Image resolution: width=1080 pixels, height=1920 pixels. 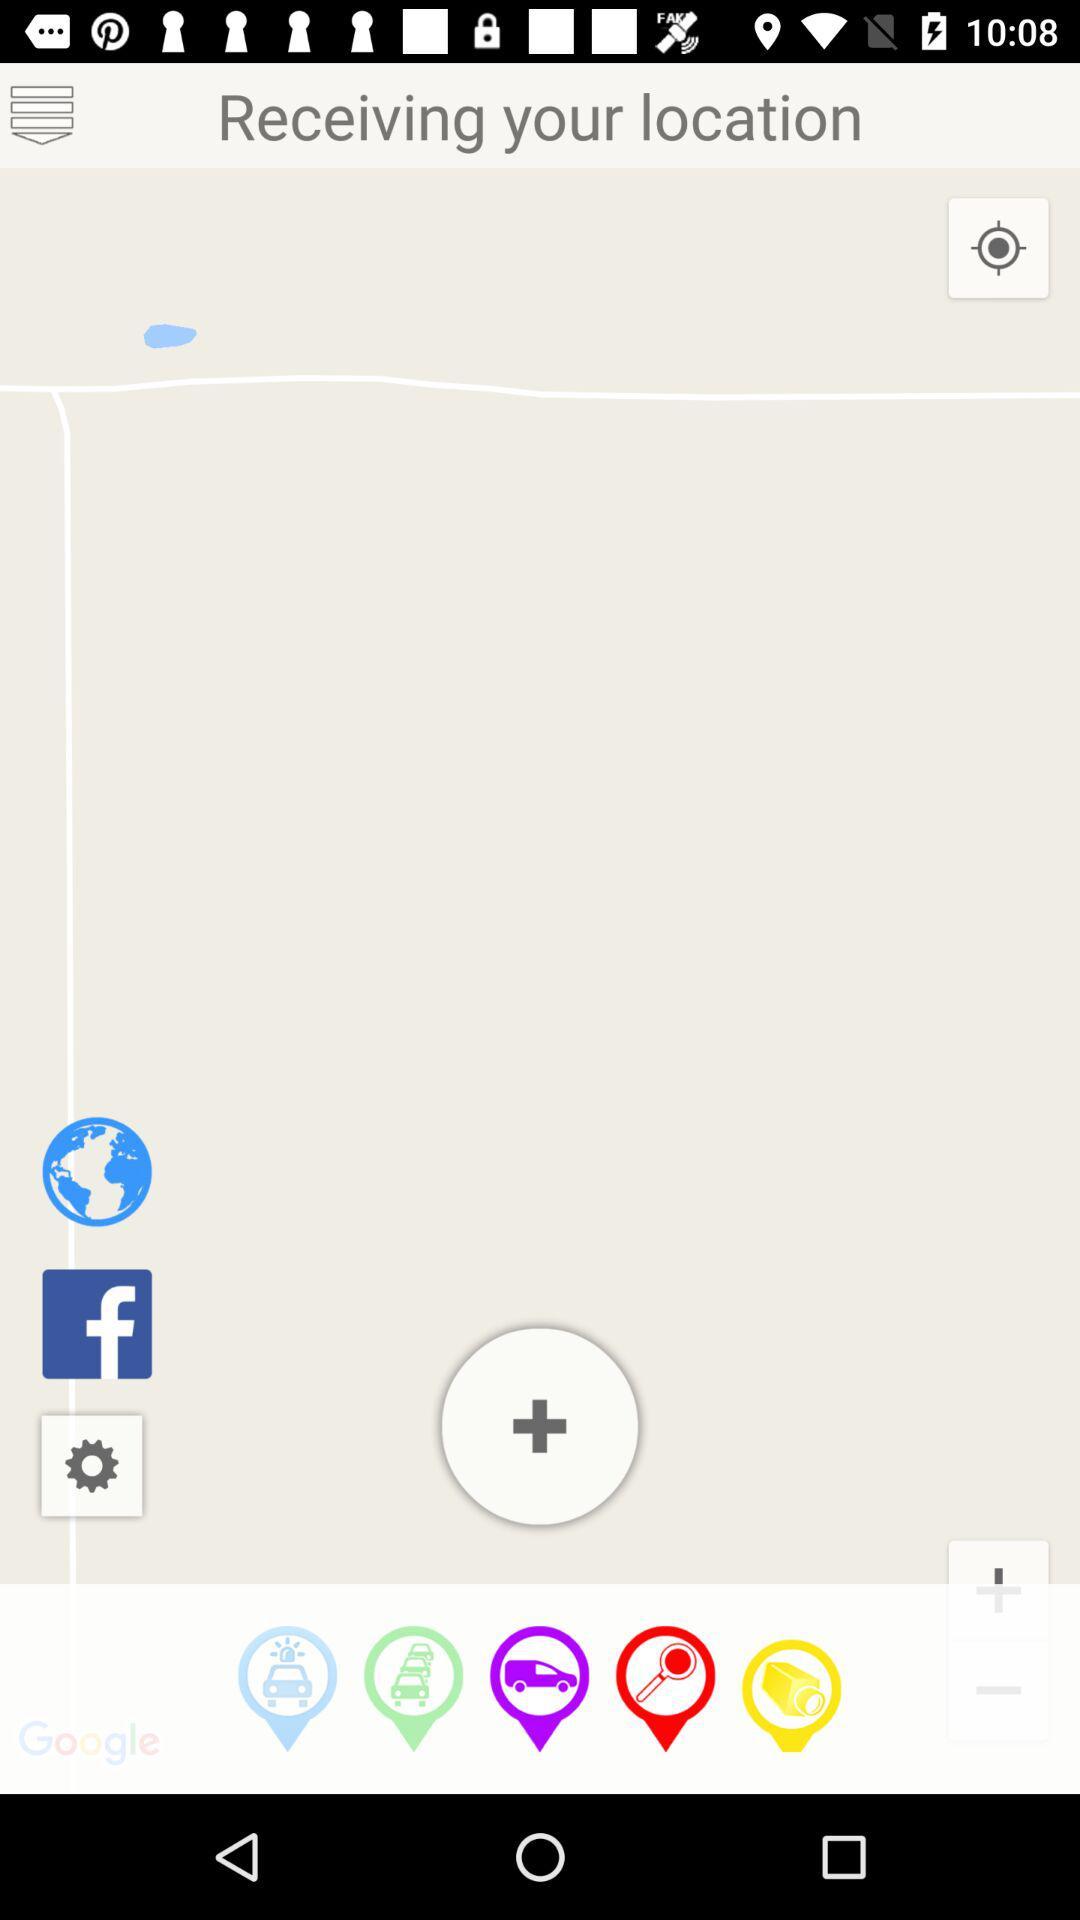 What do you see at coordinates (97, 1171) in the screenshot?
I see `the globe icon` at bounding box center [97, 1171].